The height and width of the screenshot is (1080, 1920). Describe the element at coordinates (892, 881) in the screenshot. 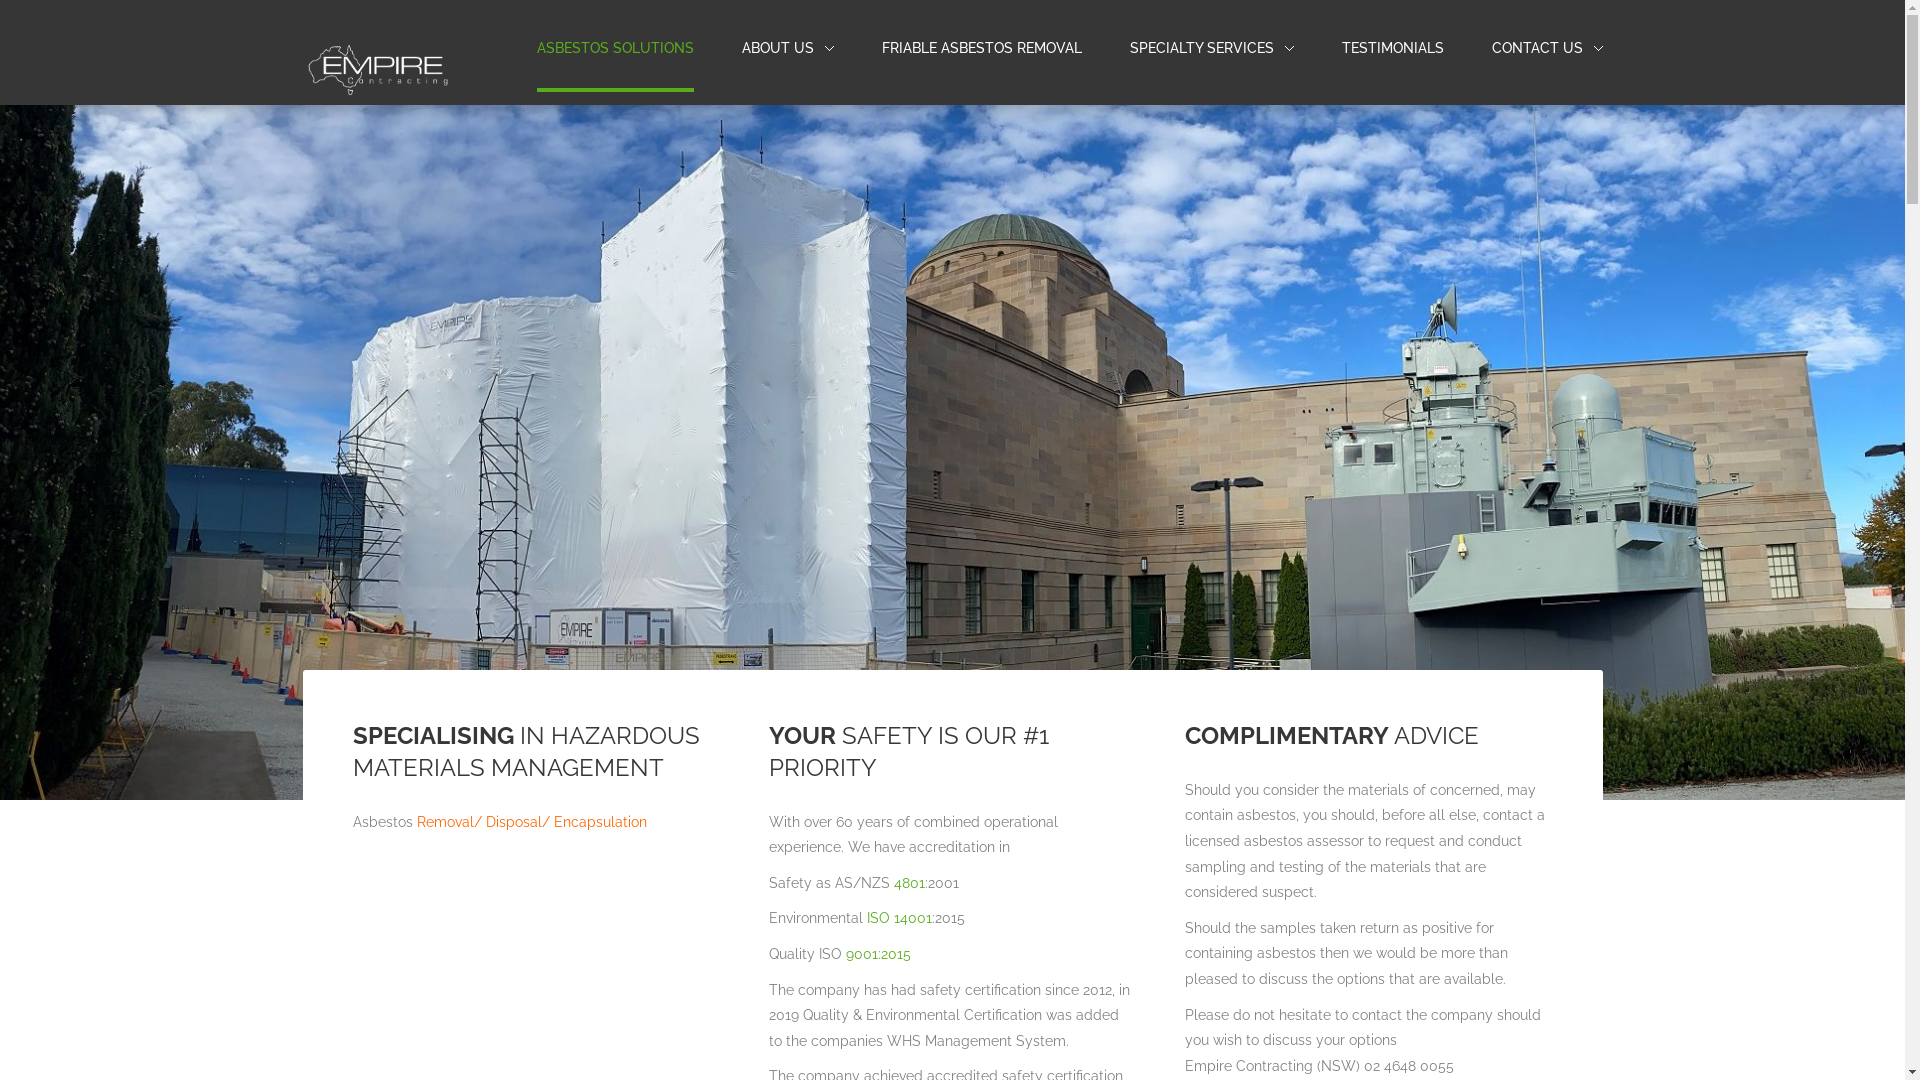

I see `'4801'` at that location.